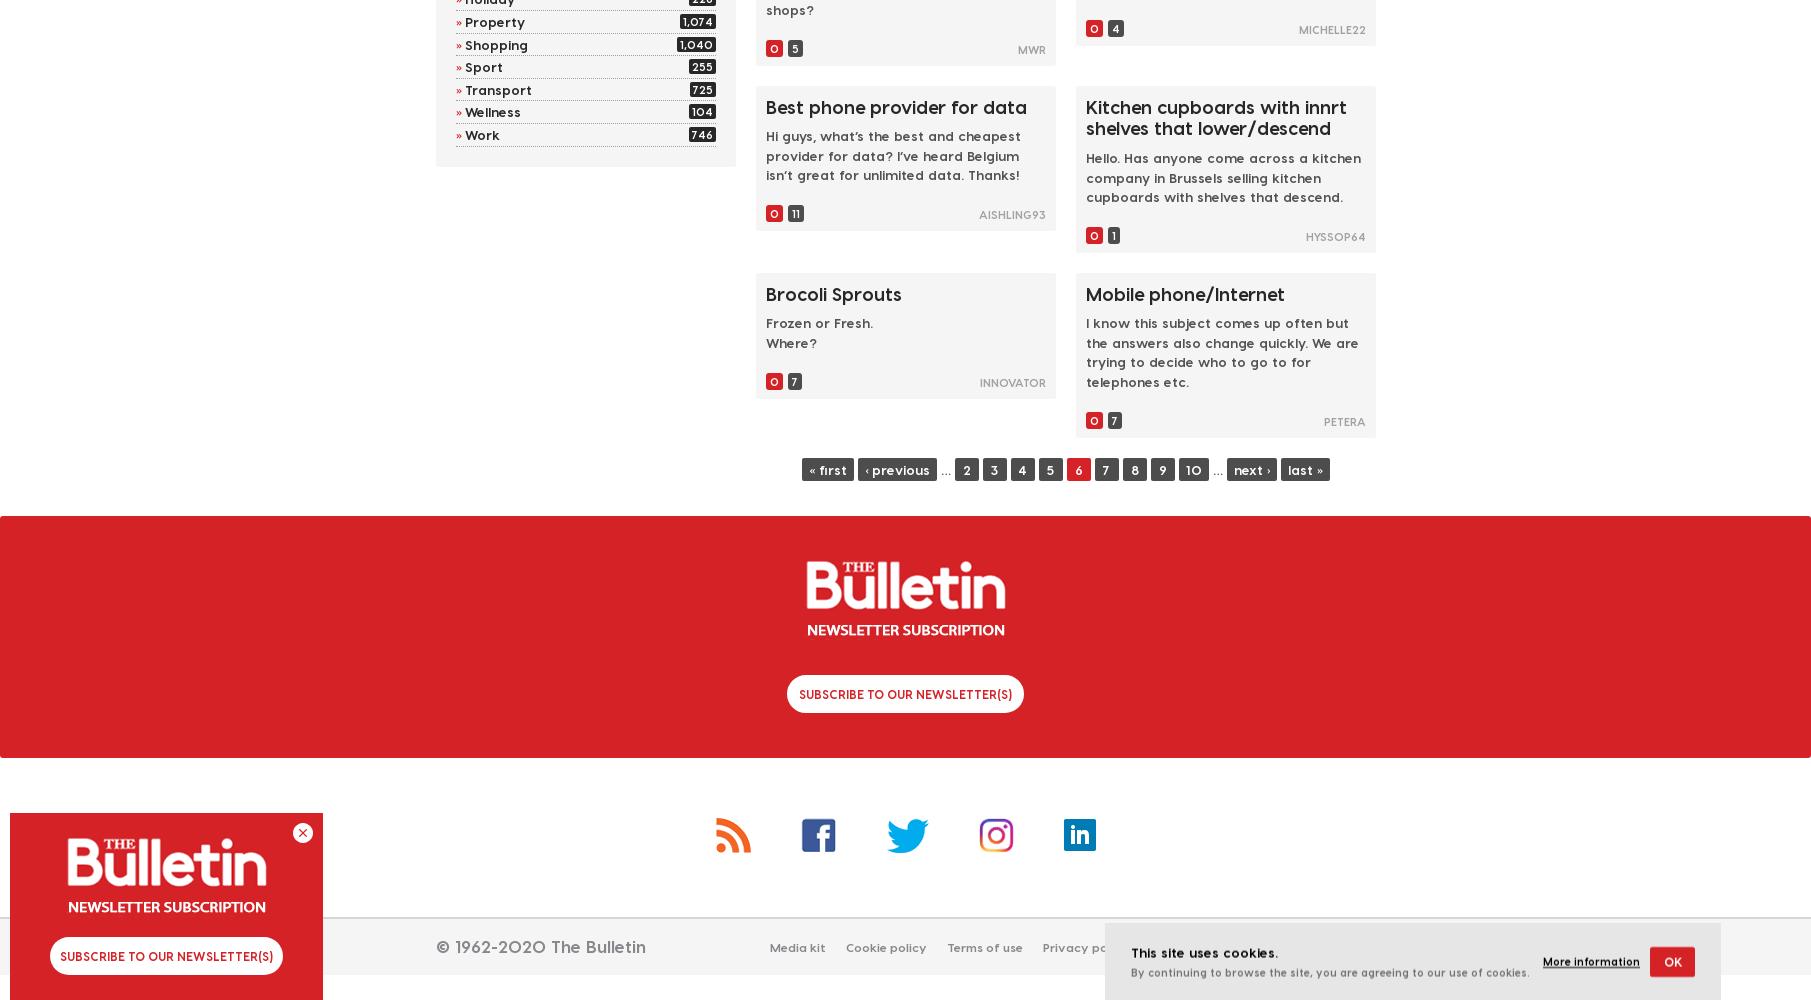  What do you see at coordinates (492, 110) in the screenshot?
I see `'Wellness'` at bounding box center [492, 110].